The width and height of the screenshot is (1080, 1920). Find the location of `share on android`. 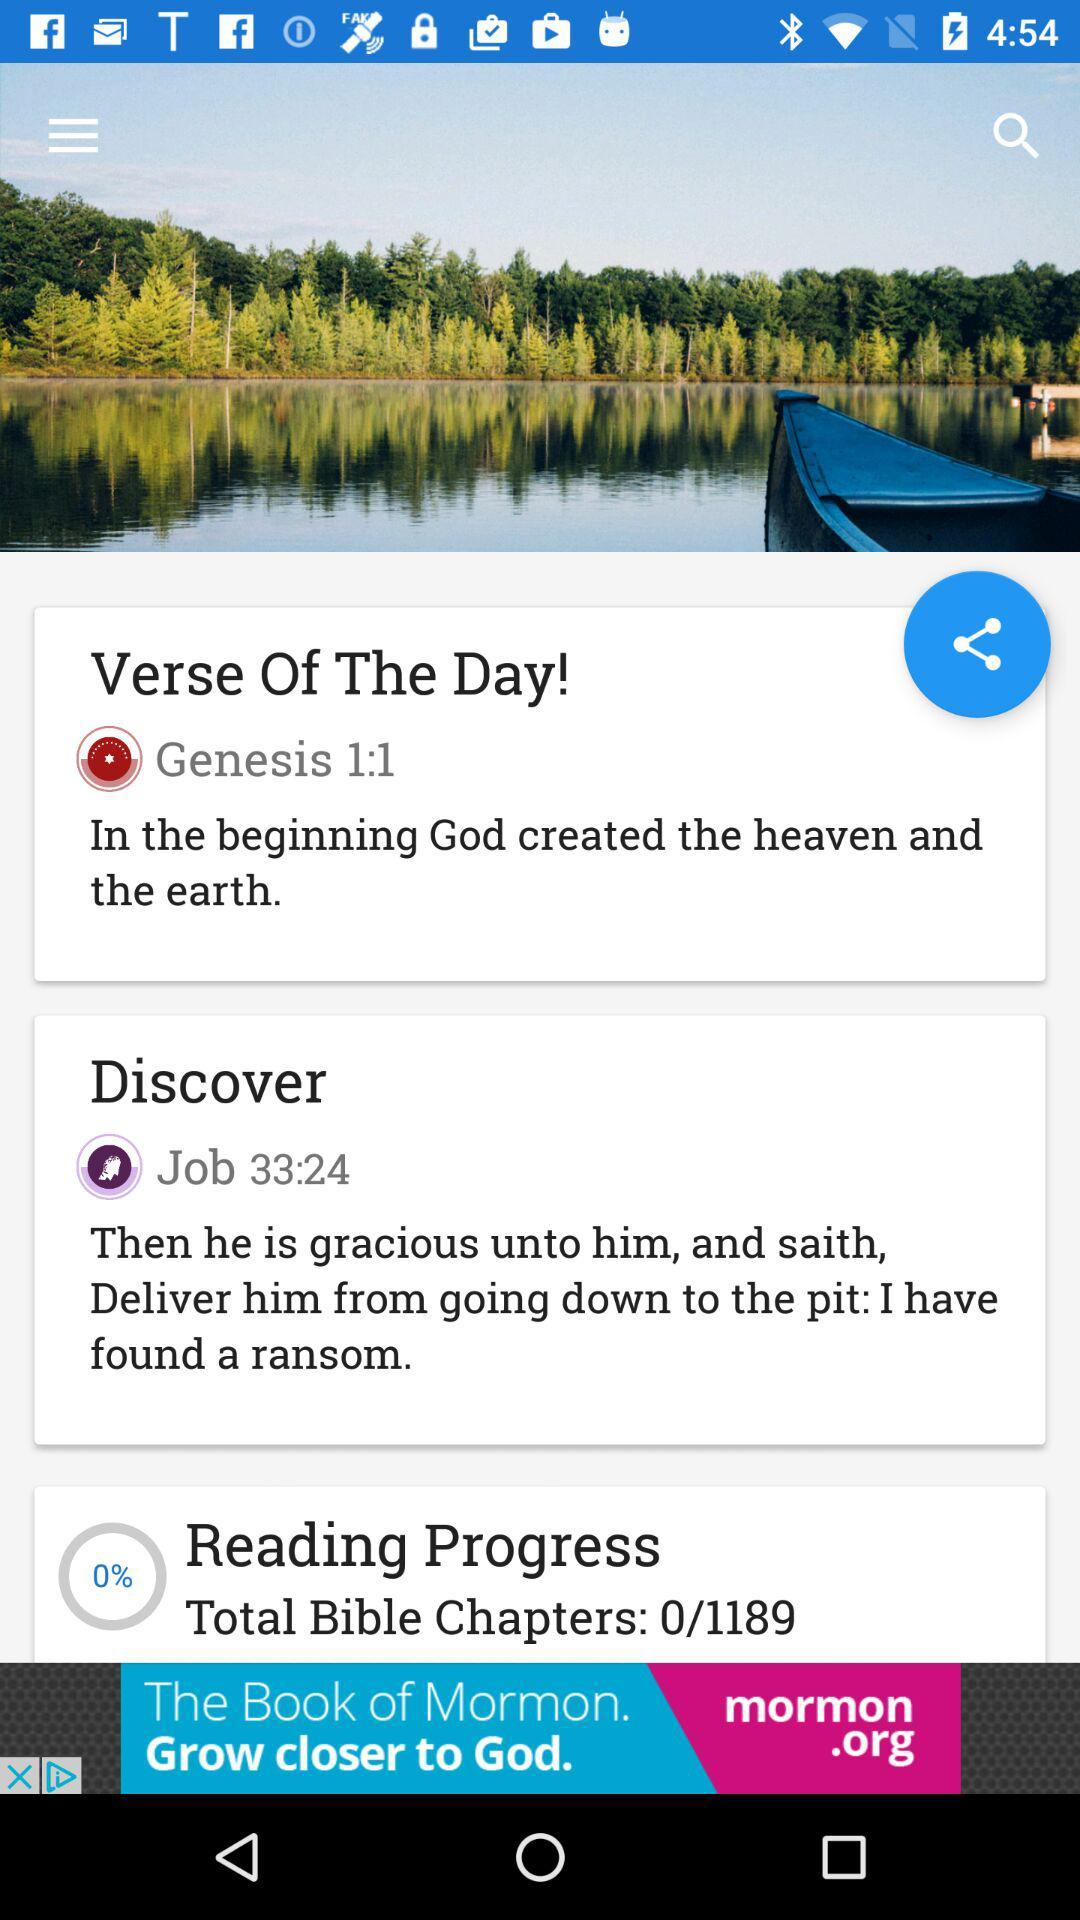

share on android is located at coordinates (976, 644).